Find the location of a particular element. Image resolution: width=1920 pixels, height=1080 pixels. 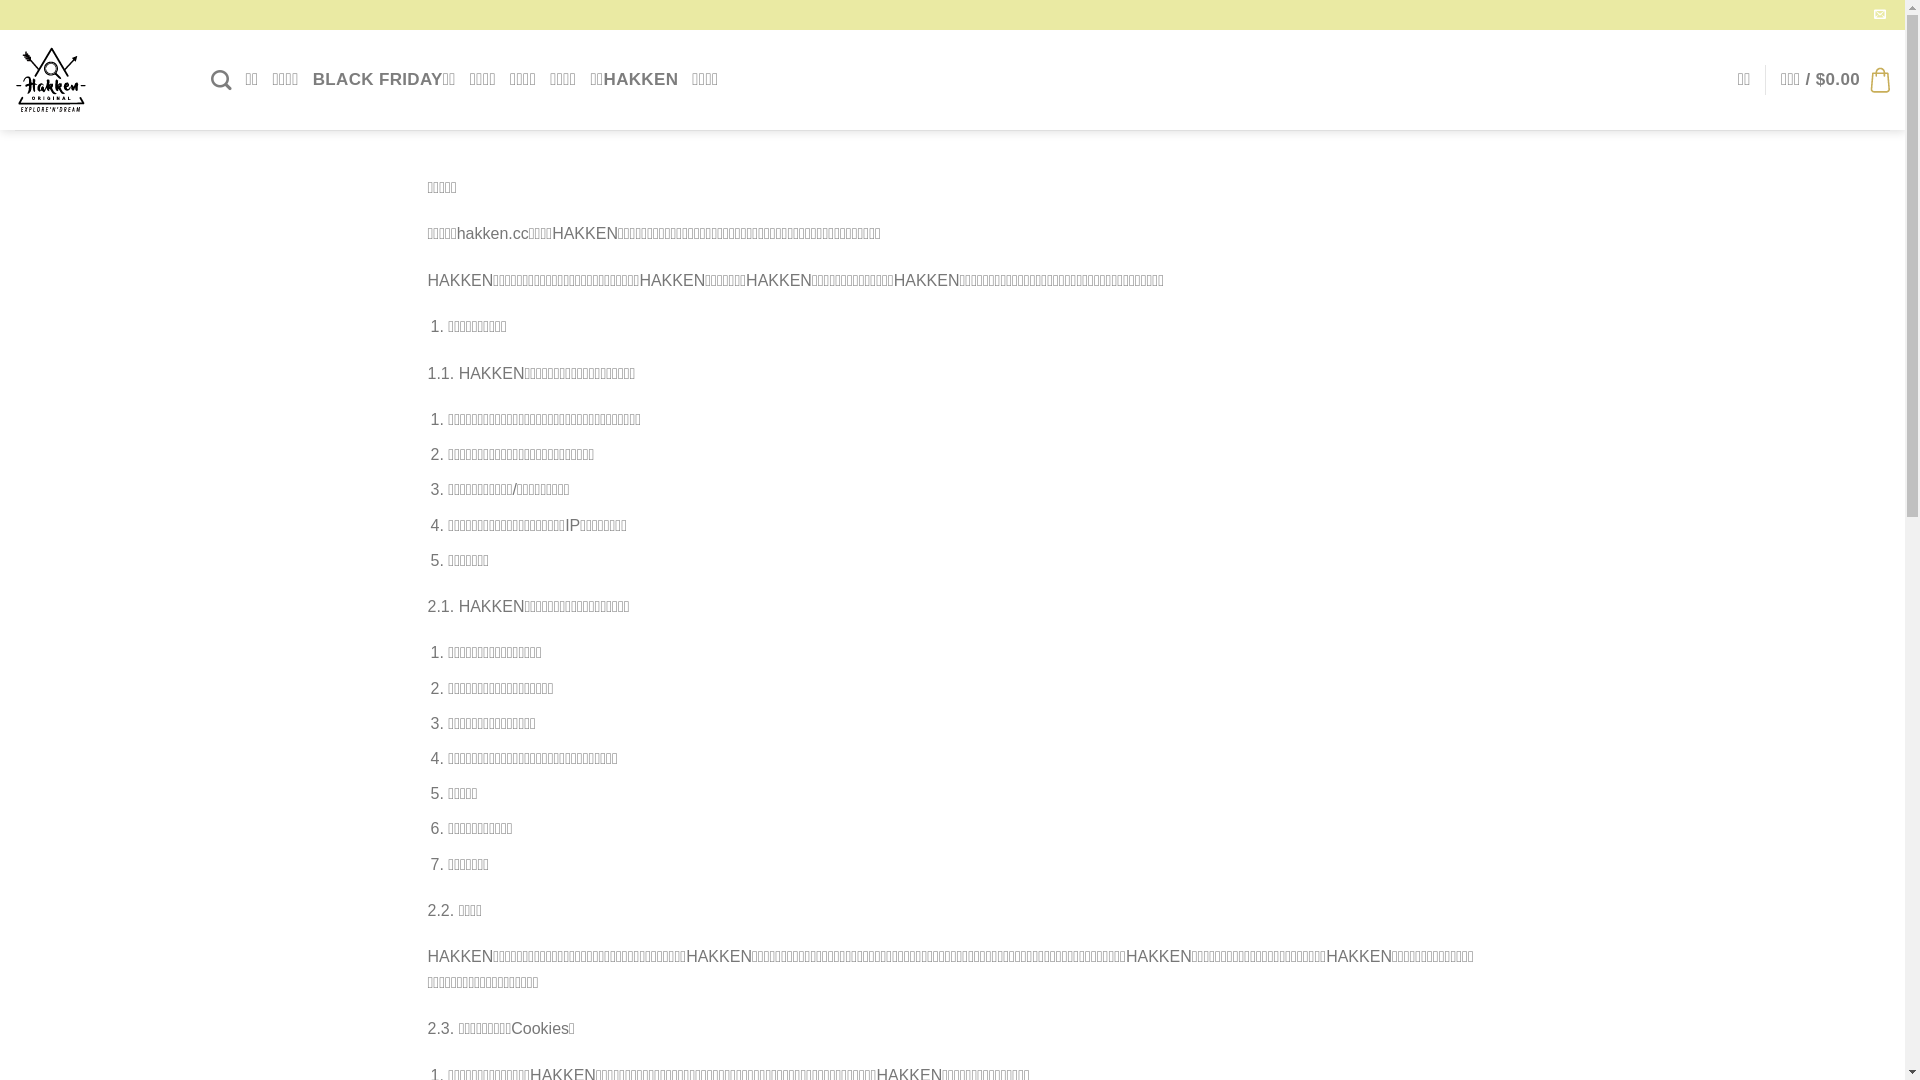

'HAKKEN - HAKKEN' is located at coordinates (96, 79).